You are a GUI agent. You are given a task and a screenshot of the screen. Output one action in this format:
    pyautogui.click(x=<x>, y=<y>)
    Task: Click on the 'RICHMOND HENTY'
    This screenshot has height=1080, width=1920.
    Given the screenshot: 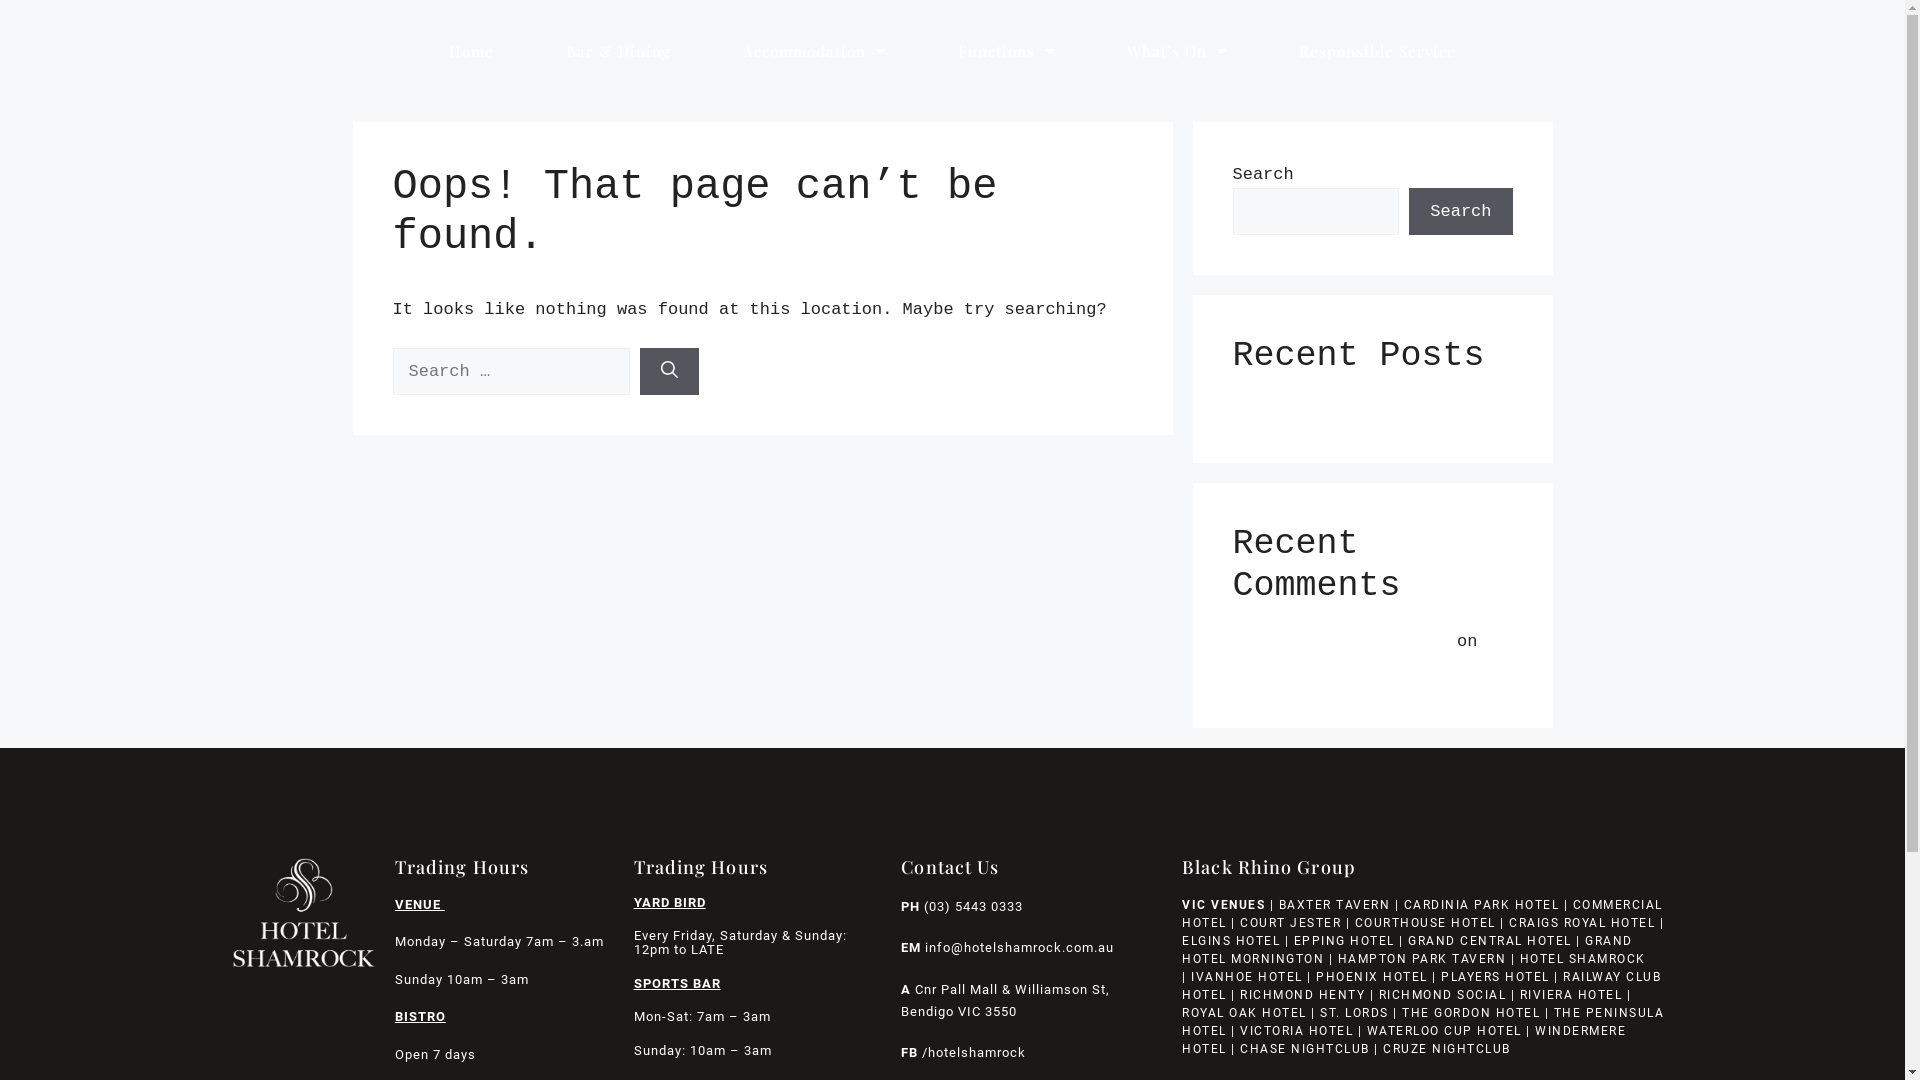 What is the action you would take?
    pyautogui.click(x=1302, y=995)
    